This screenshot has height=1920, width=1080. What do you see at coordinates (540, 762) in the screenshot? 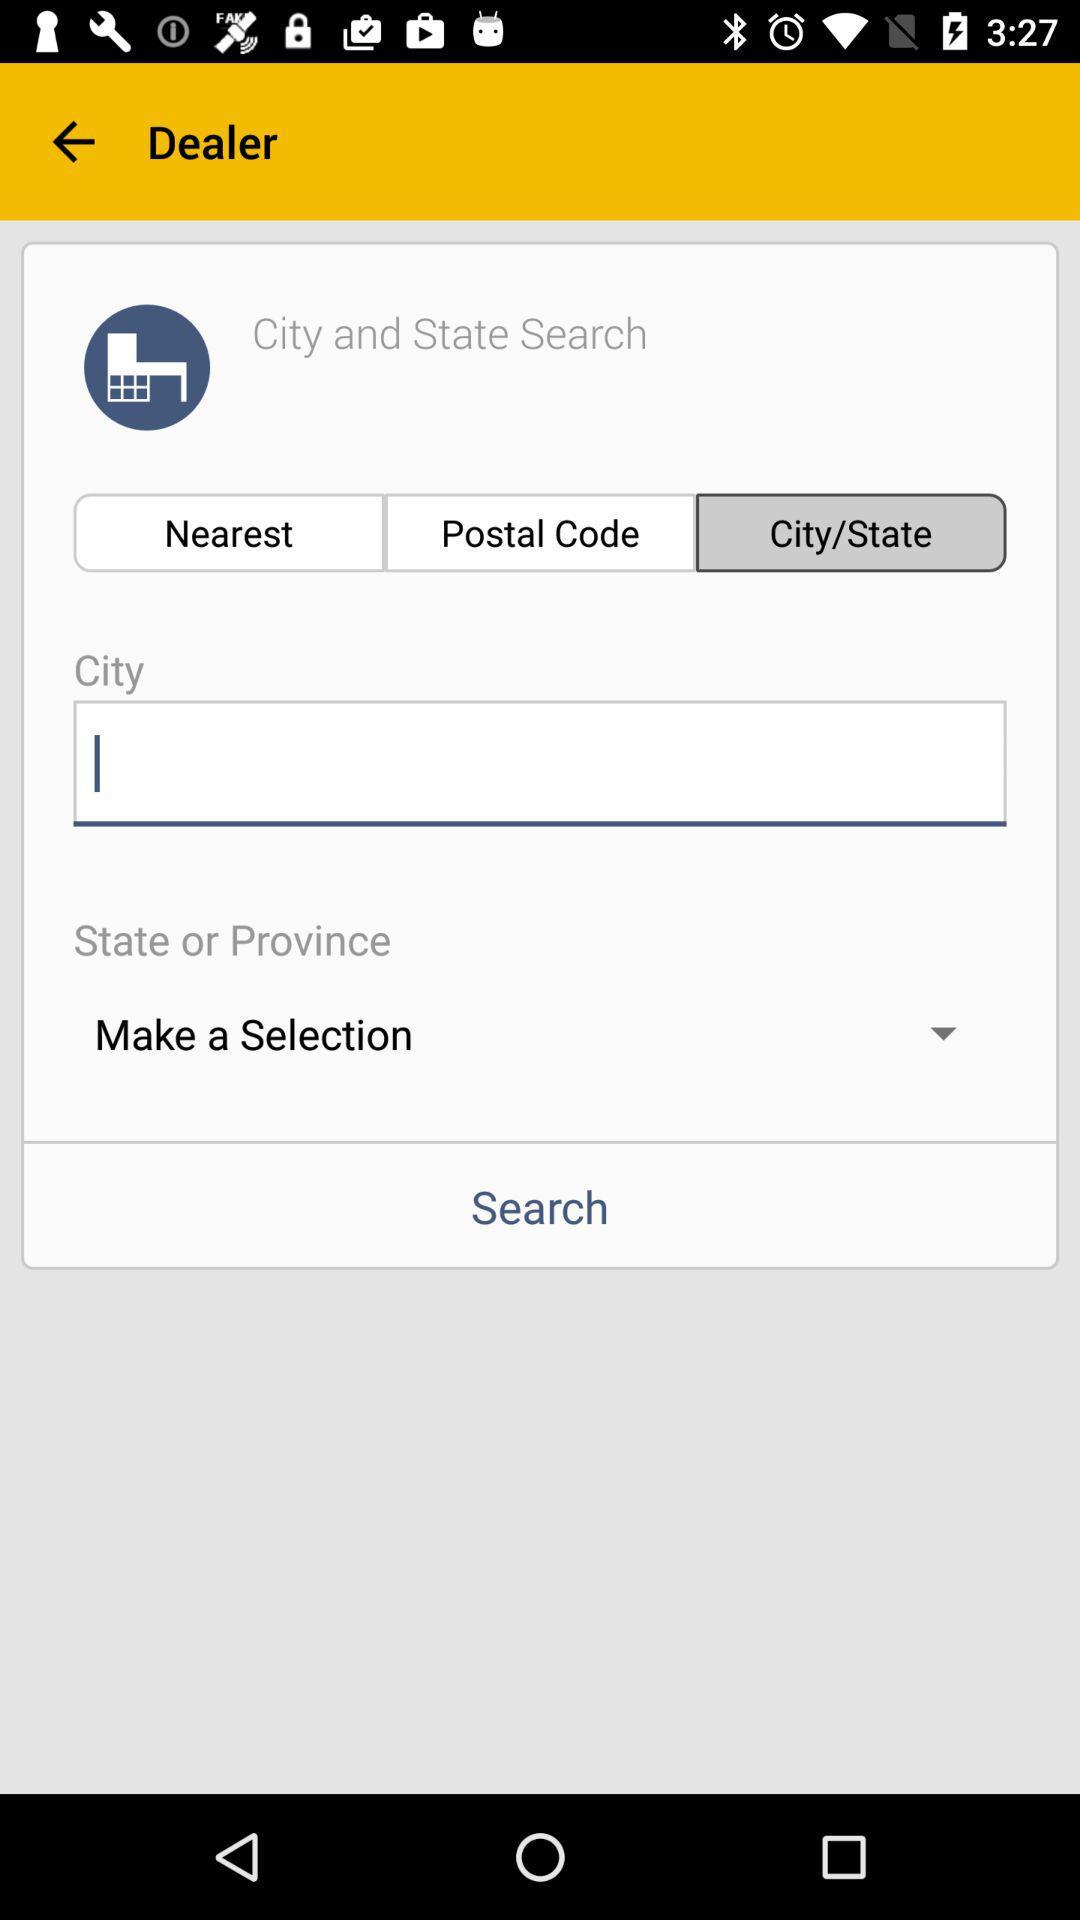
I see `city` at bounding box center [540, 762].